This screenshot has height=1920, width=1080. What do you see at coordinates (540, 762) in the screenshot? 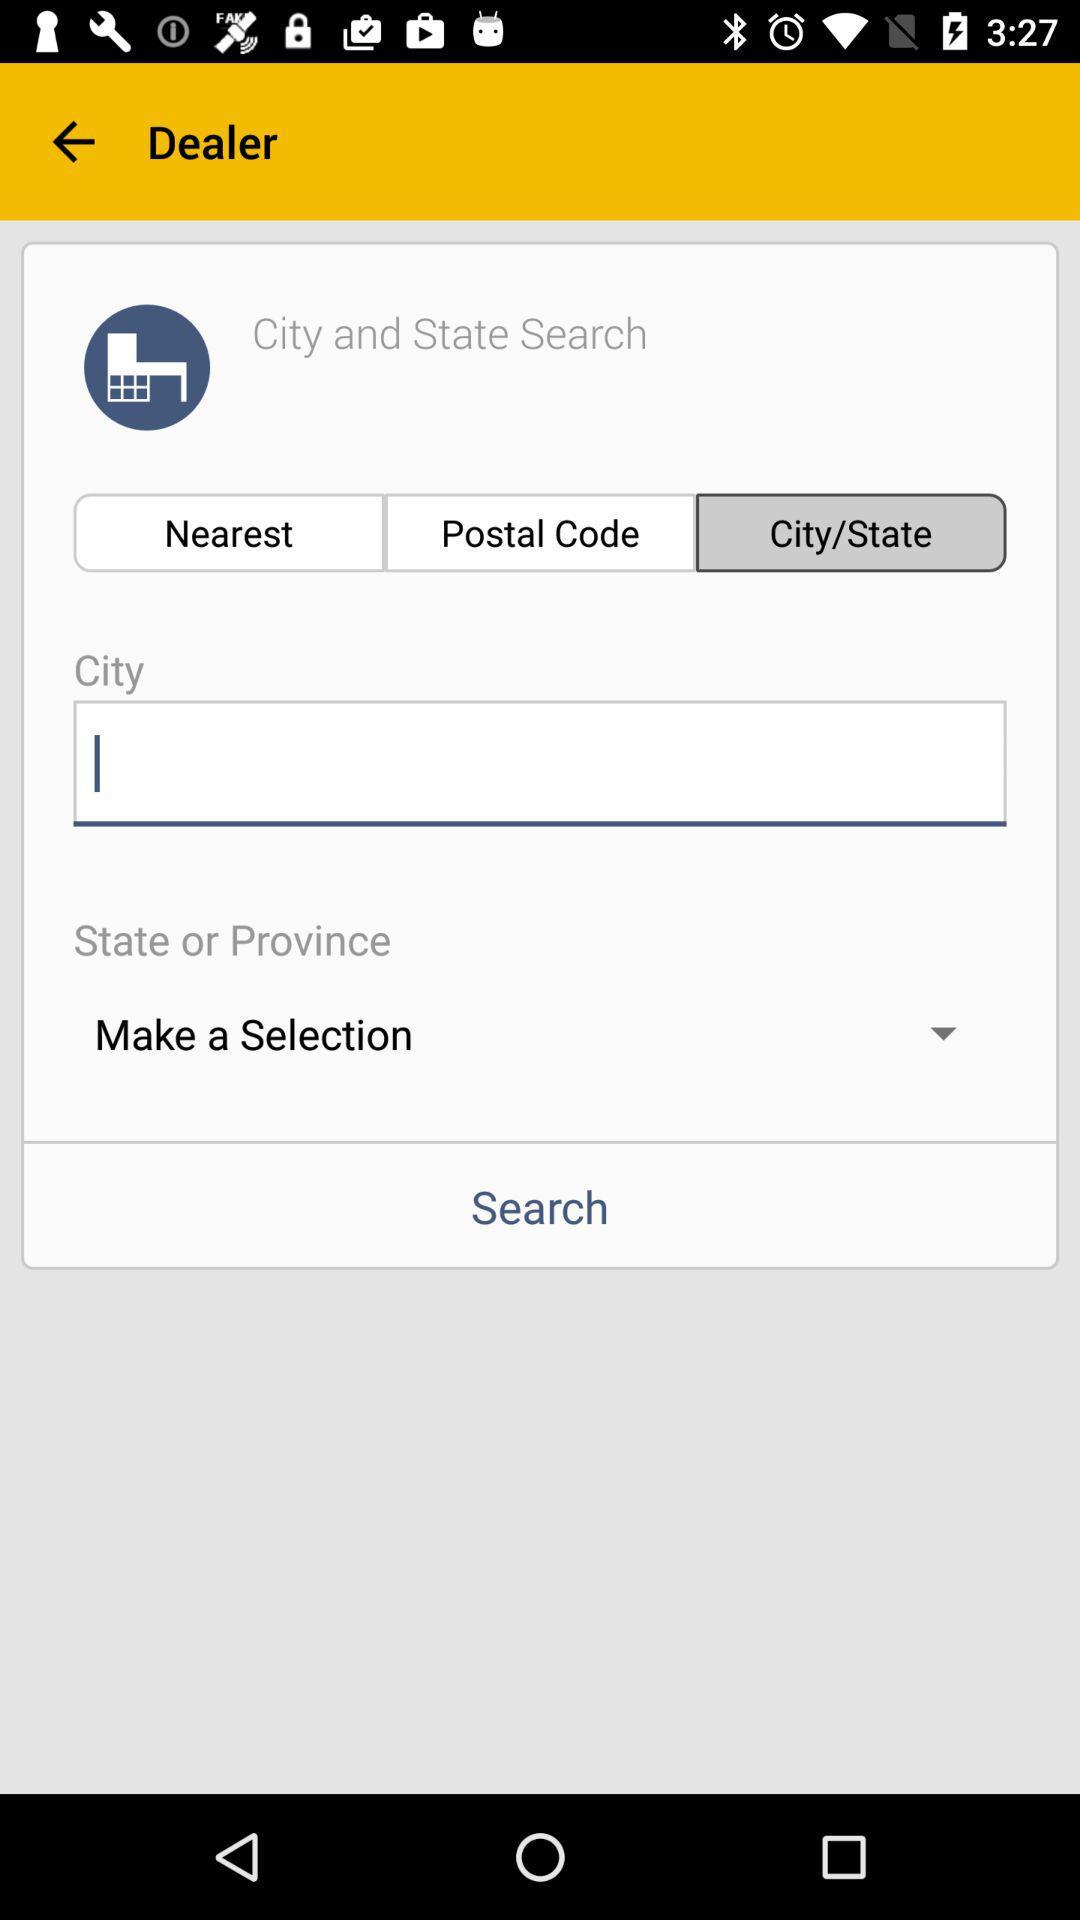
I see `city` at bounding box center [540, 762].